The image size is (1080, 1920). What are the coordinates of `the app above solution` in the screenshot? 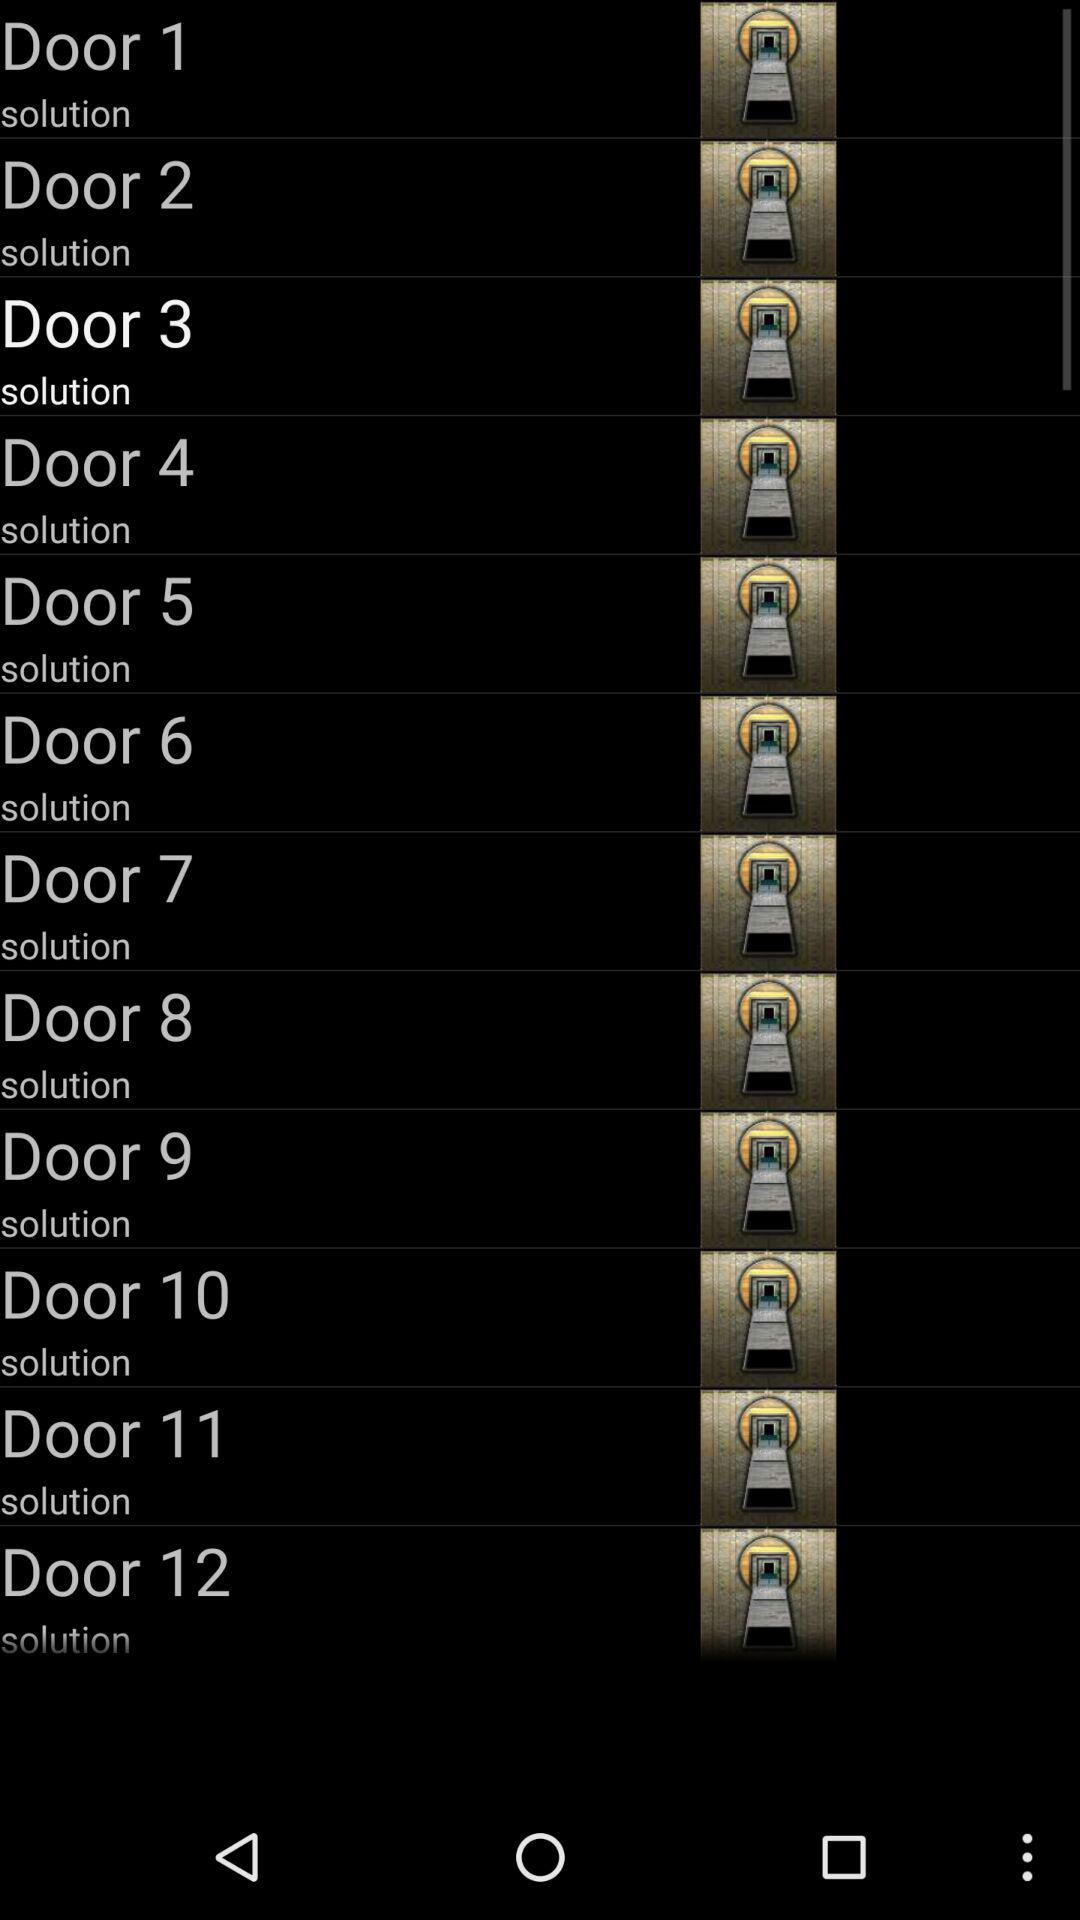 It's located at (346, 1153).